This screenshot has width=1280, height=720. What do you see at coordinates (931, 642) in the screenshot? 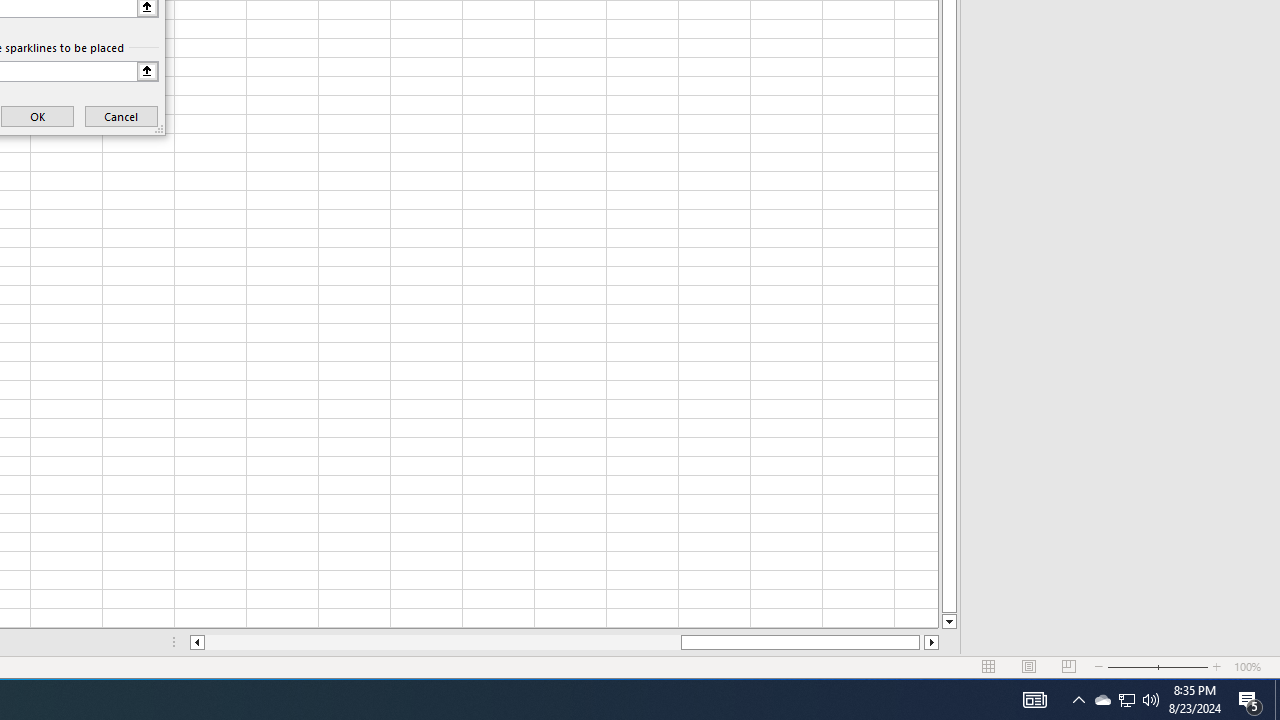
I see `'Column right'` at bounding box center [931, 642].